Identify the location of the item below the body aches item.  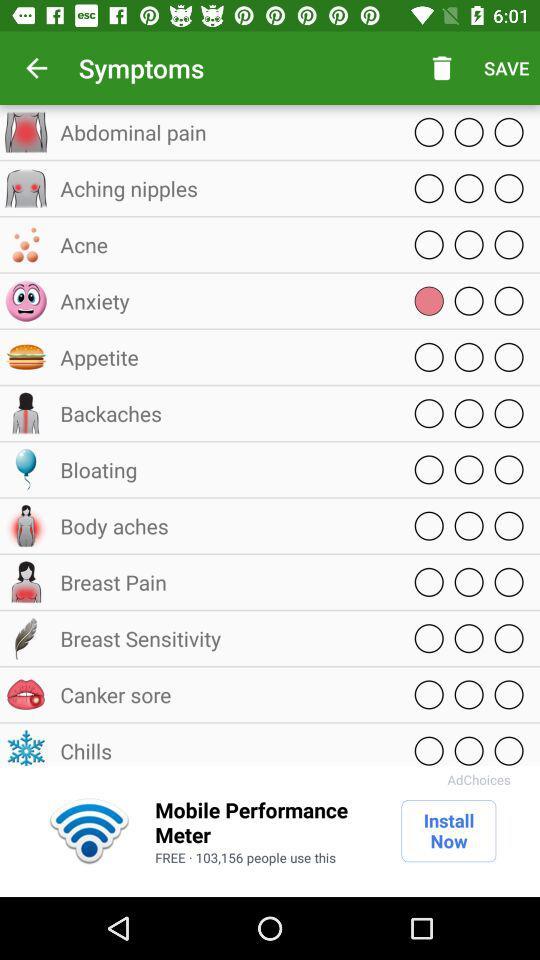
(224, 582).